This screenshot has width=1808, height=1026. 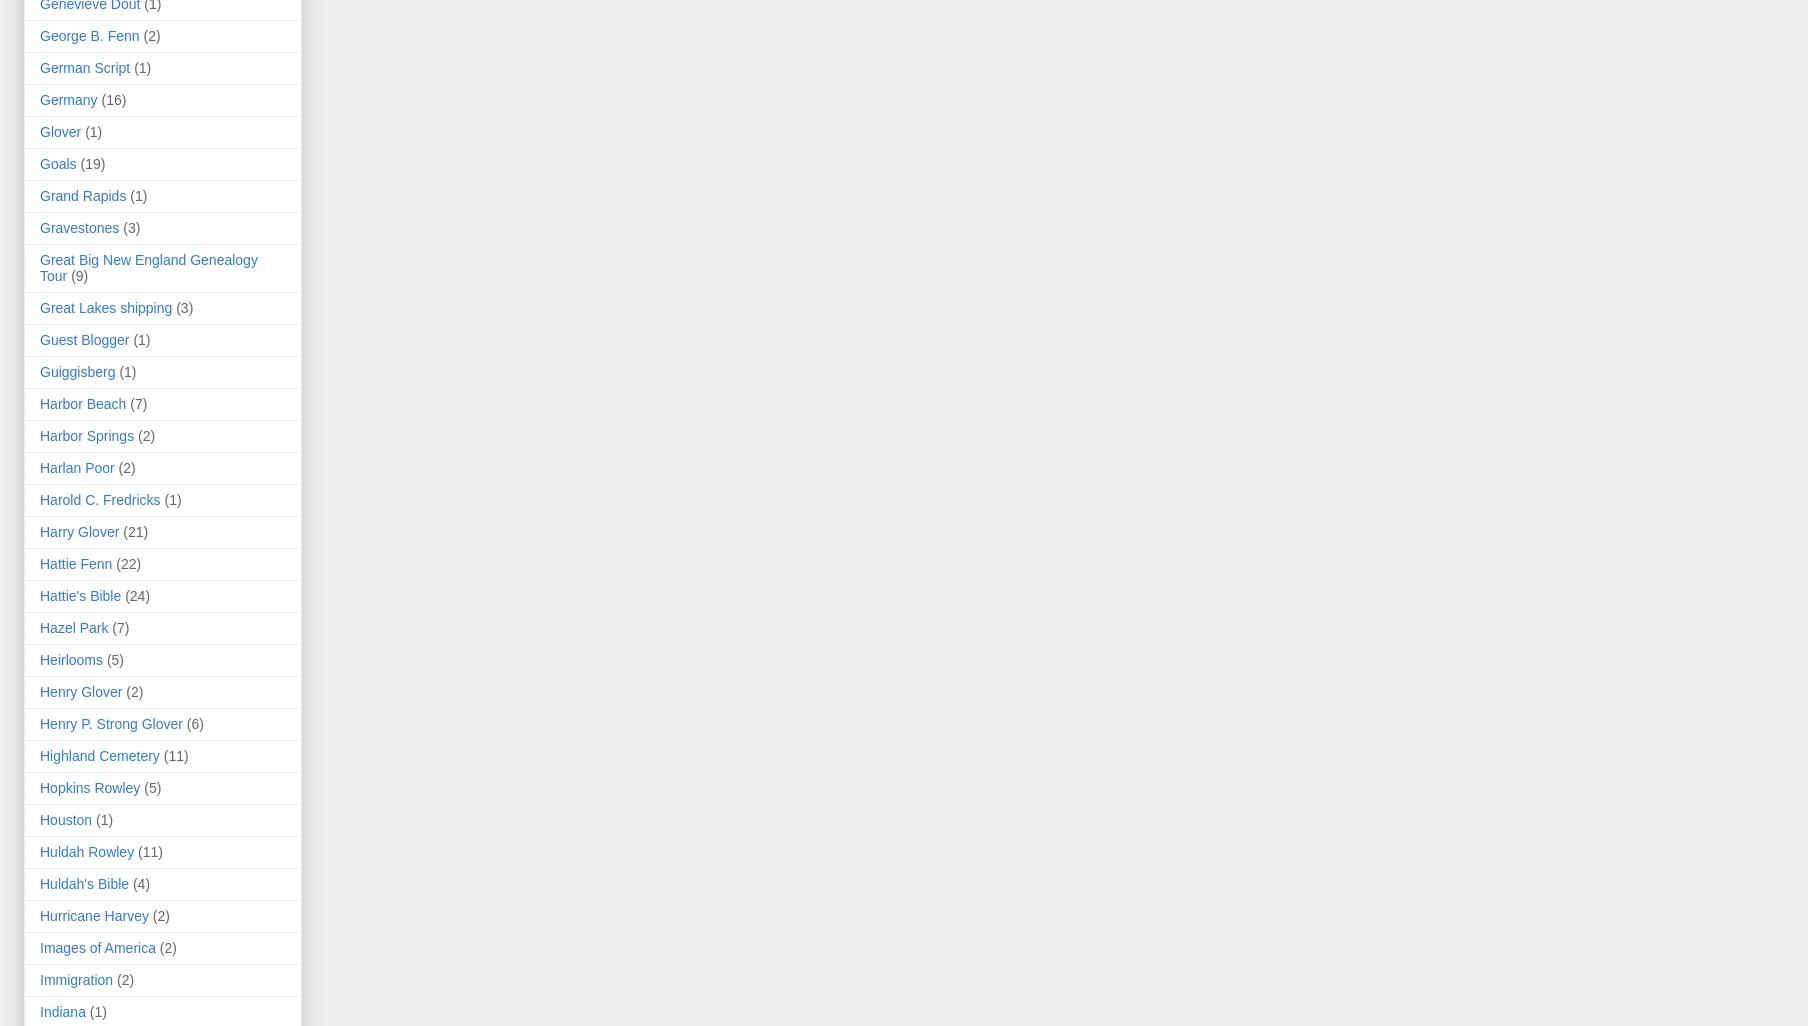 I want to click on 'Indiana', so click(x=62, y=1011).